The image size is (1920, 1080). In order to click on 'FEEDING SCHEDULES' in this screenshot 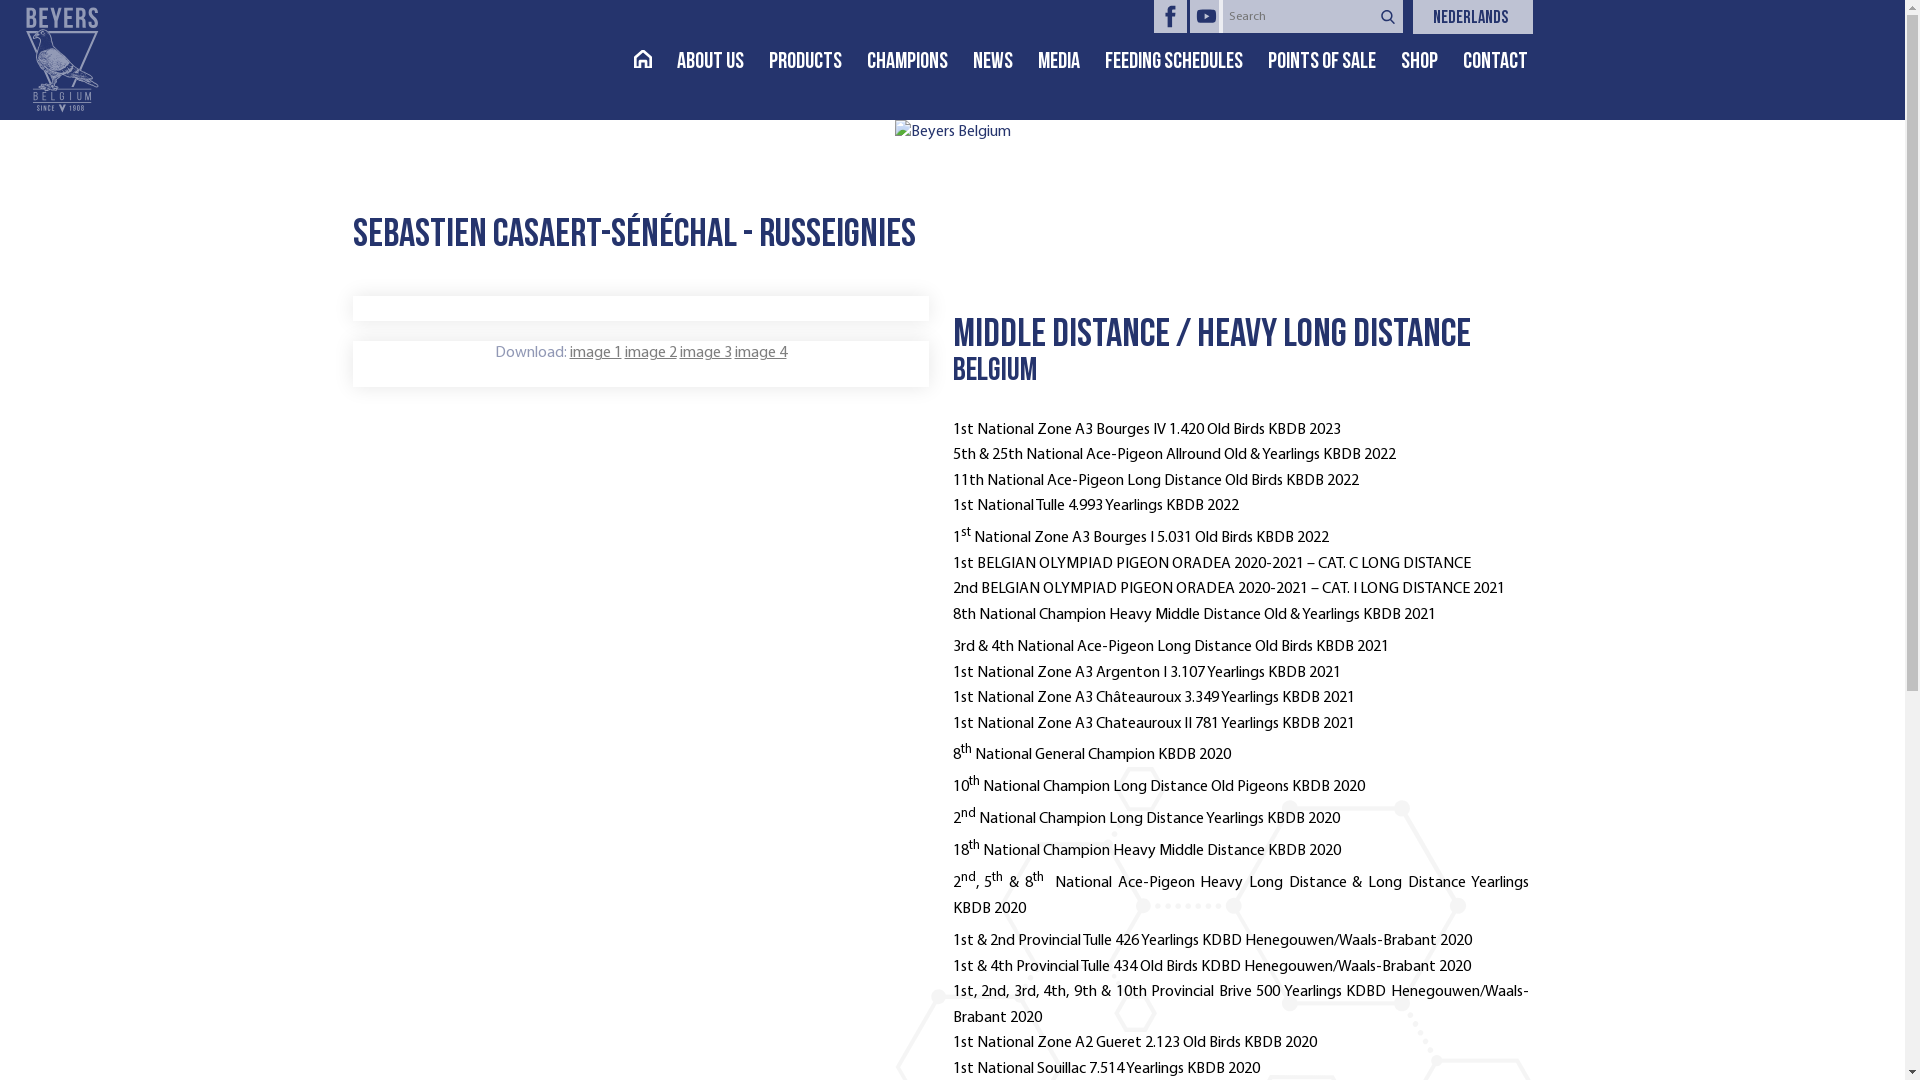, I will do `click(1103, 61)`.